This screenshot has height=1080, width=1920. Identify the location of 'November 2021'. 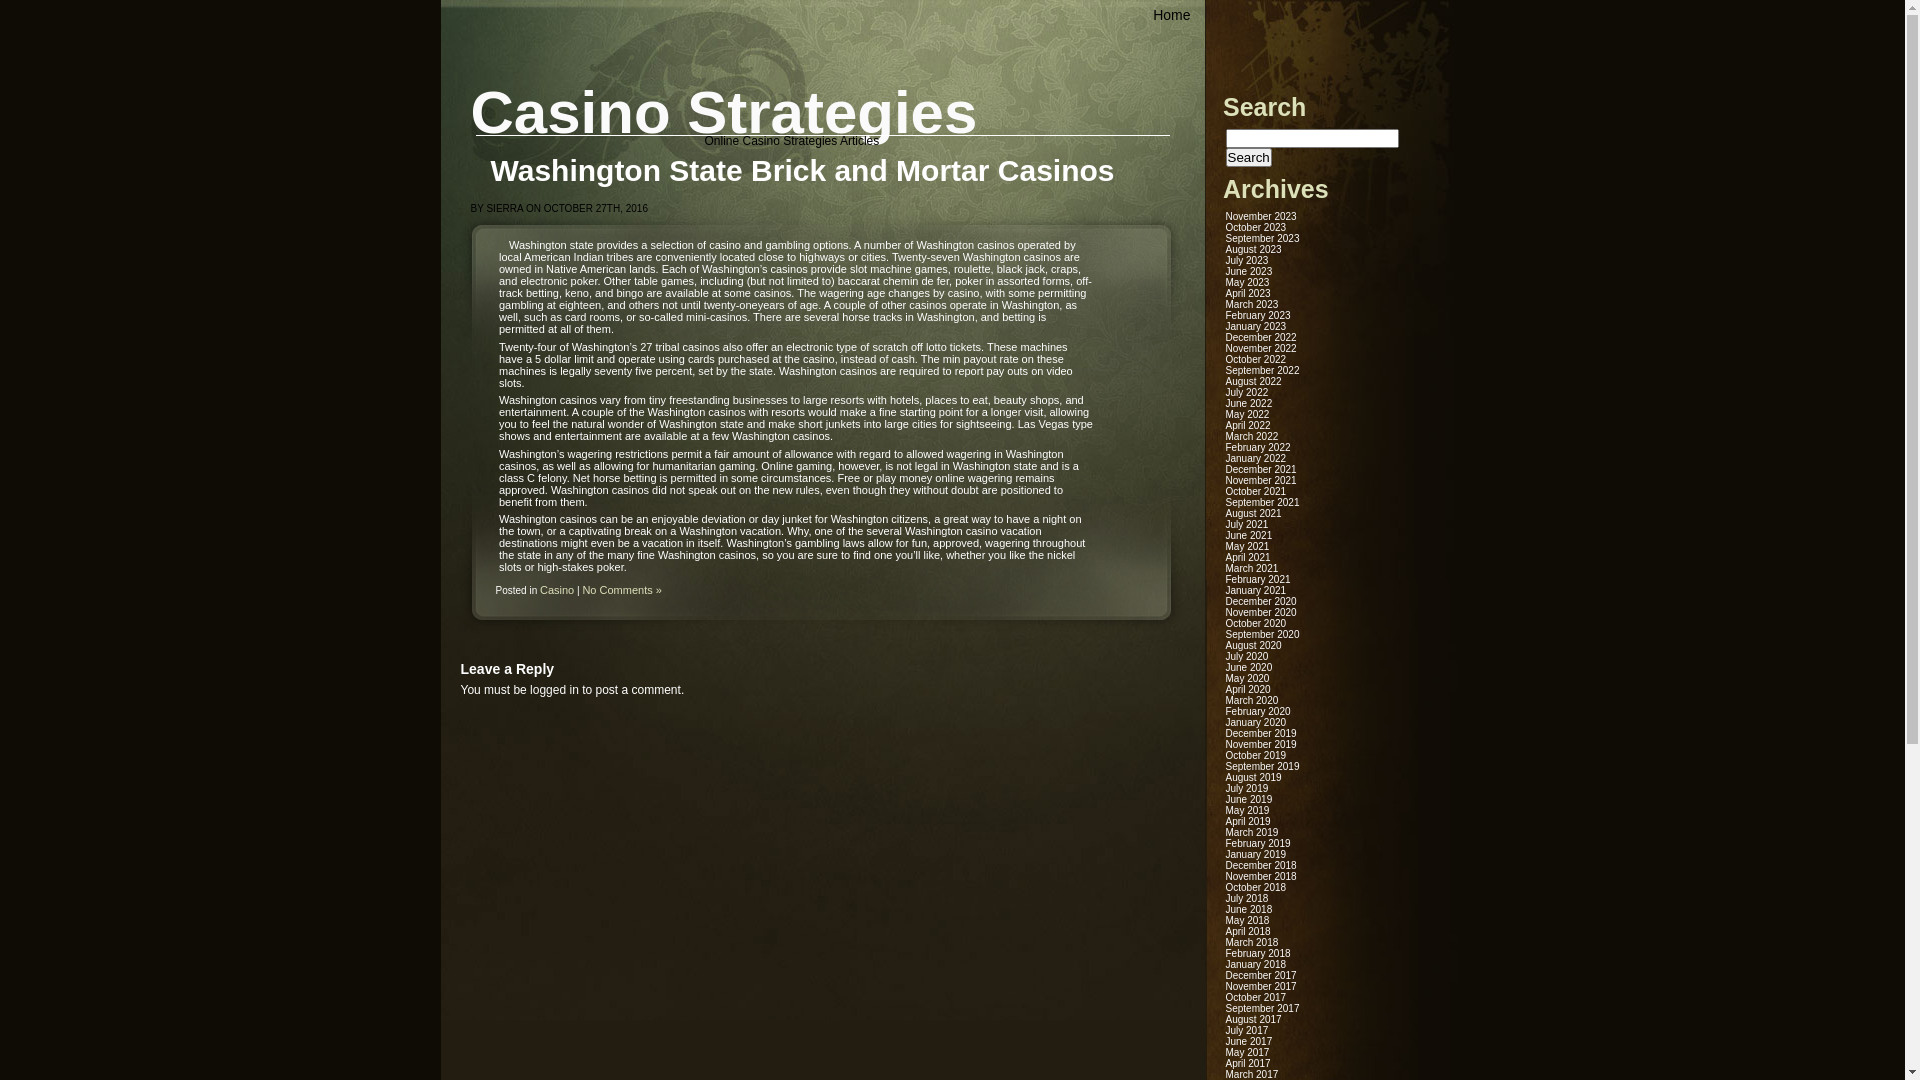
(1260, 480).